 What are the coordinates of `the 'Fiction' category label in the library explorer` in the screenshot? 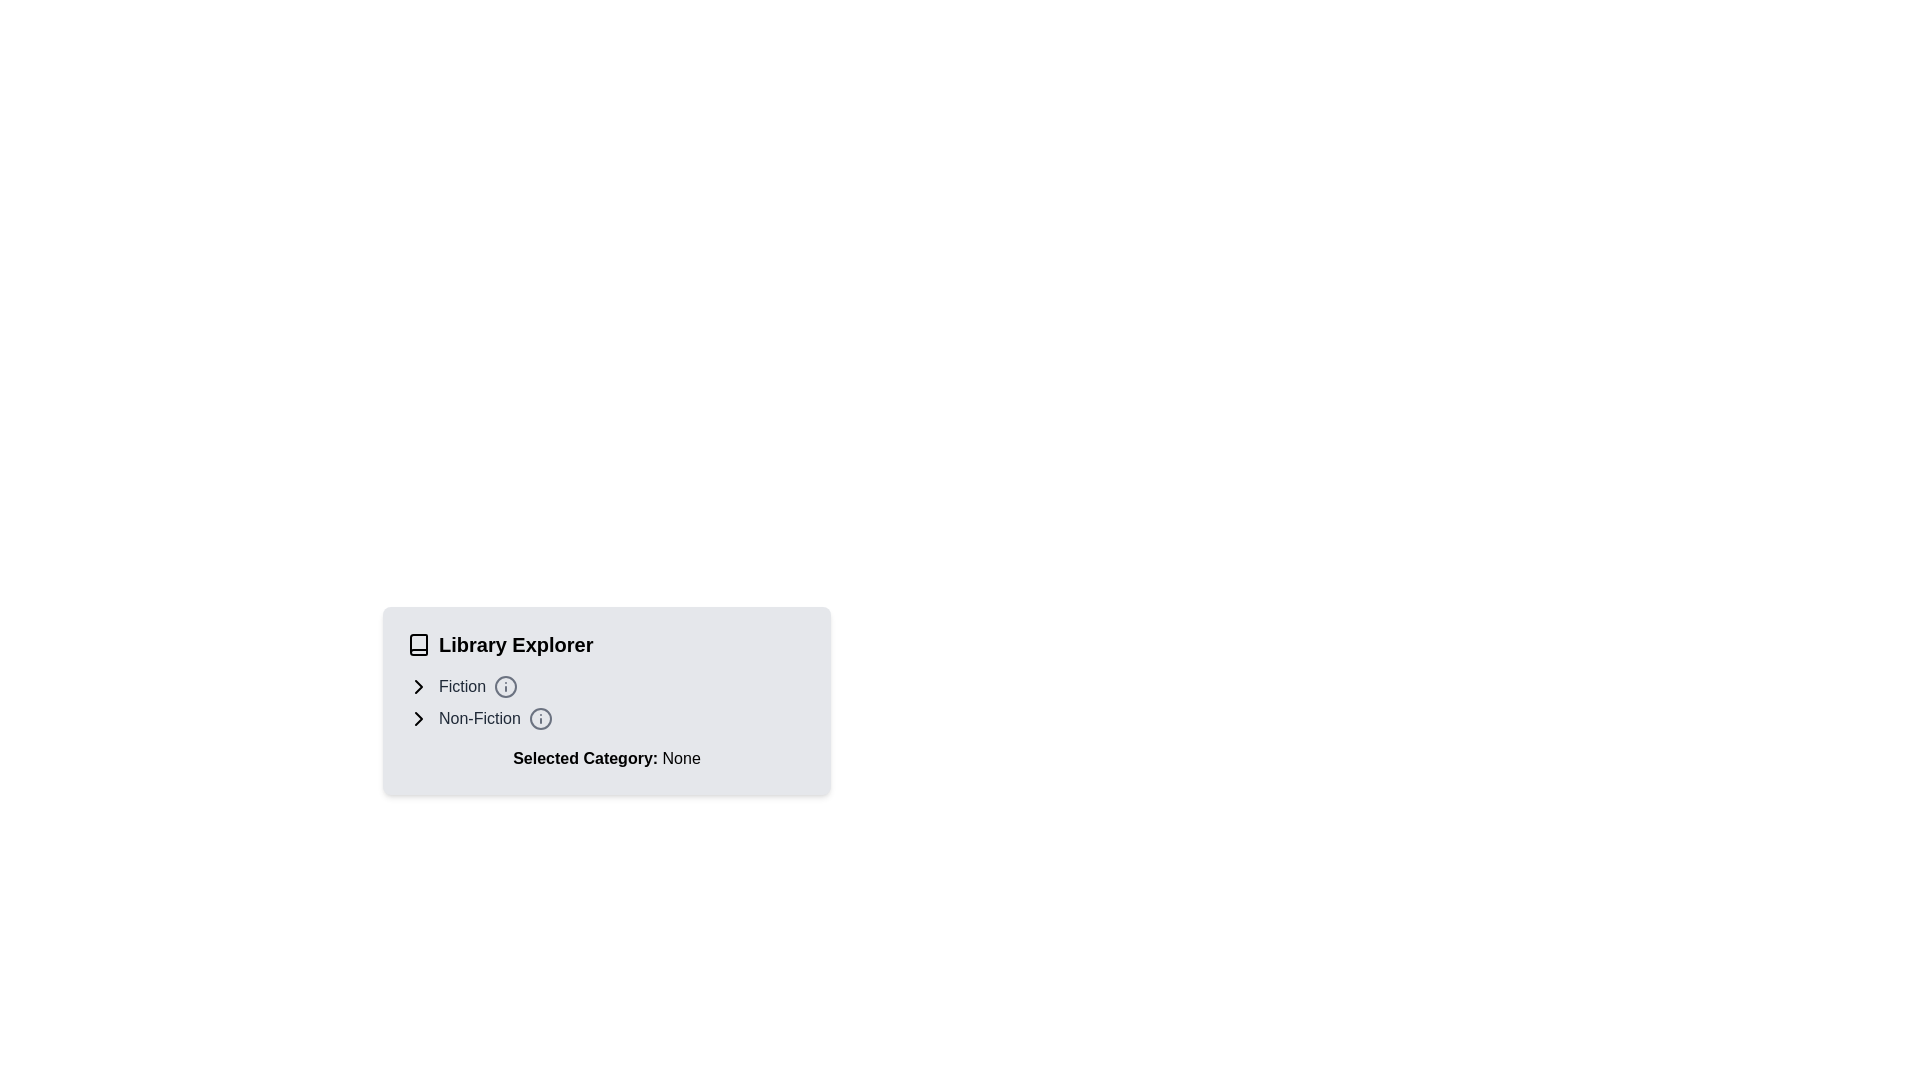 It's located at (461, 685).